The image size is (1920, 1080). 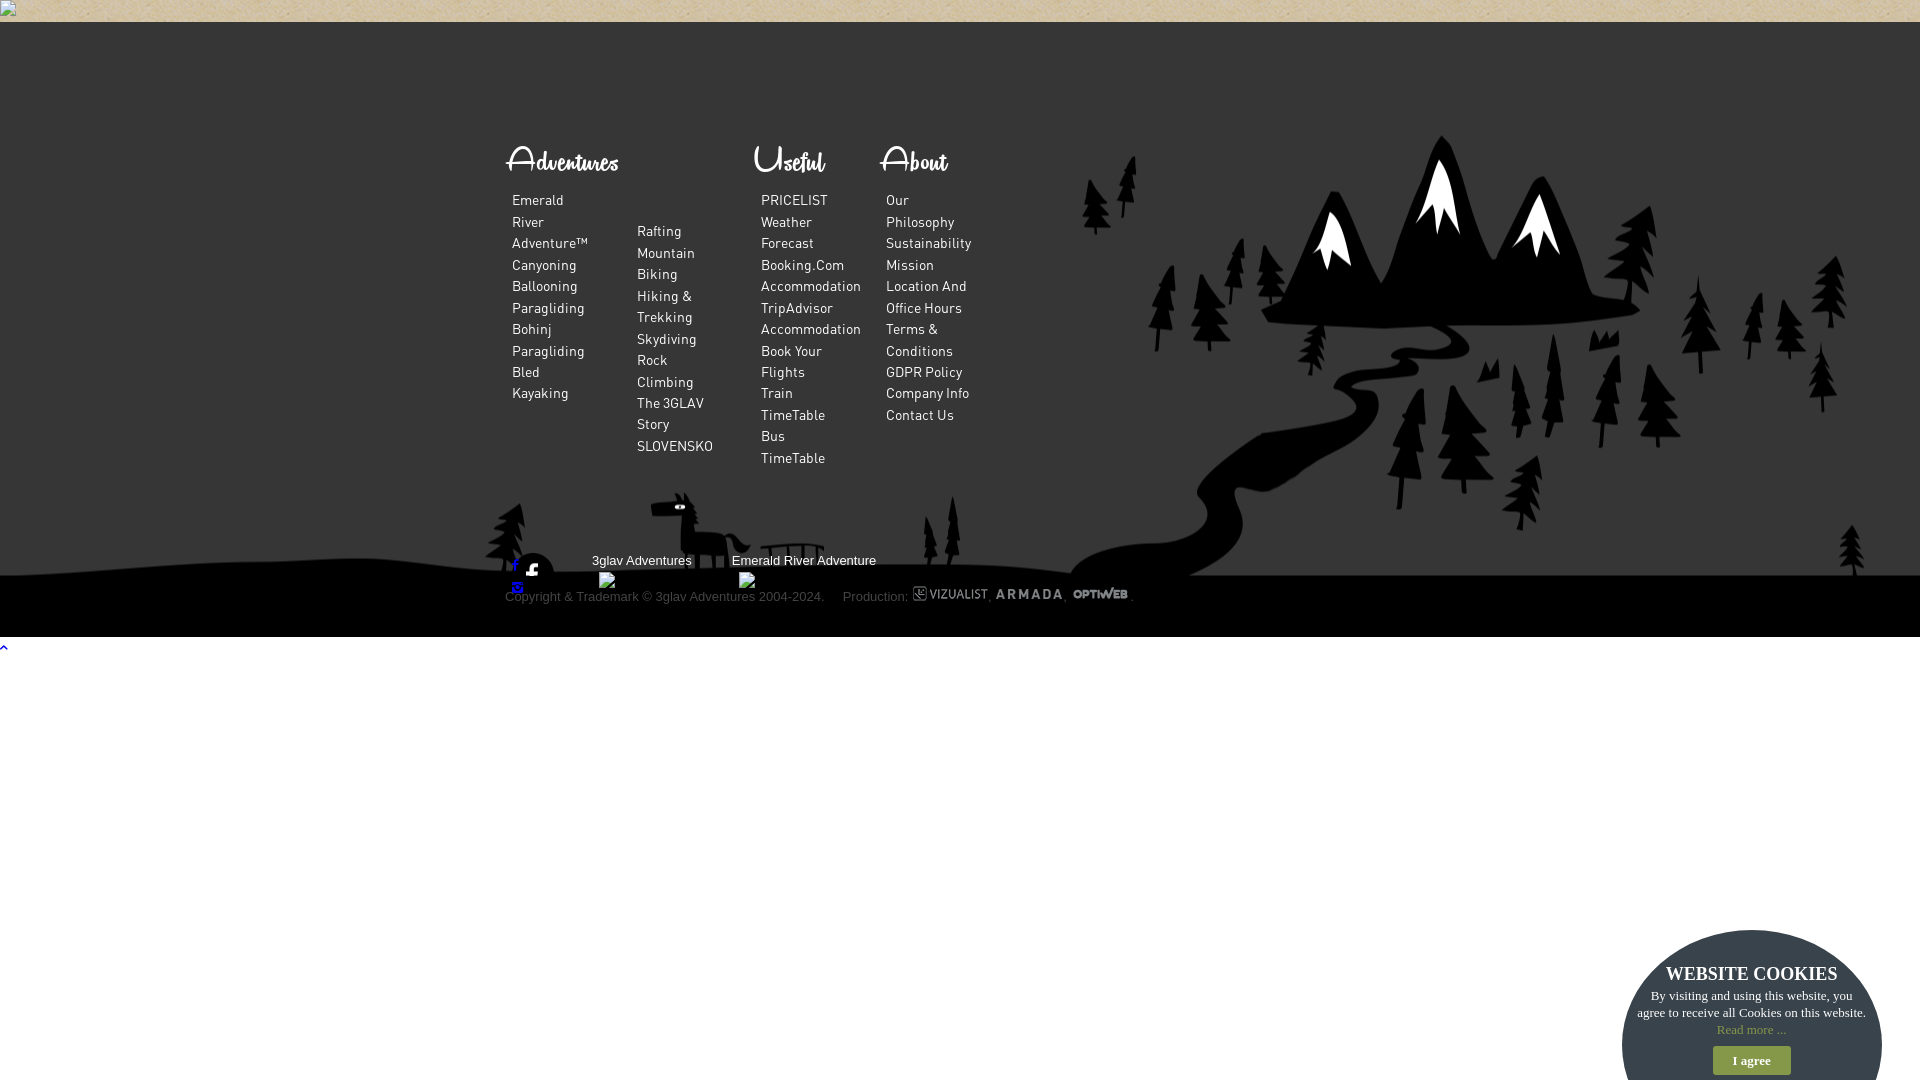 What do you see at coordinates (548, 358) in the screenshot?
I see `'Paragliding Bled'` at bounding box center [548, 358].